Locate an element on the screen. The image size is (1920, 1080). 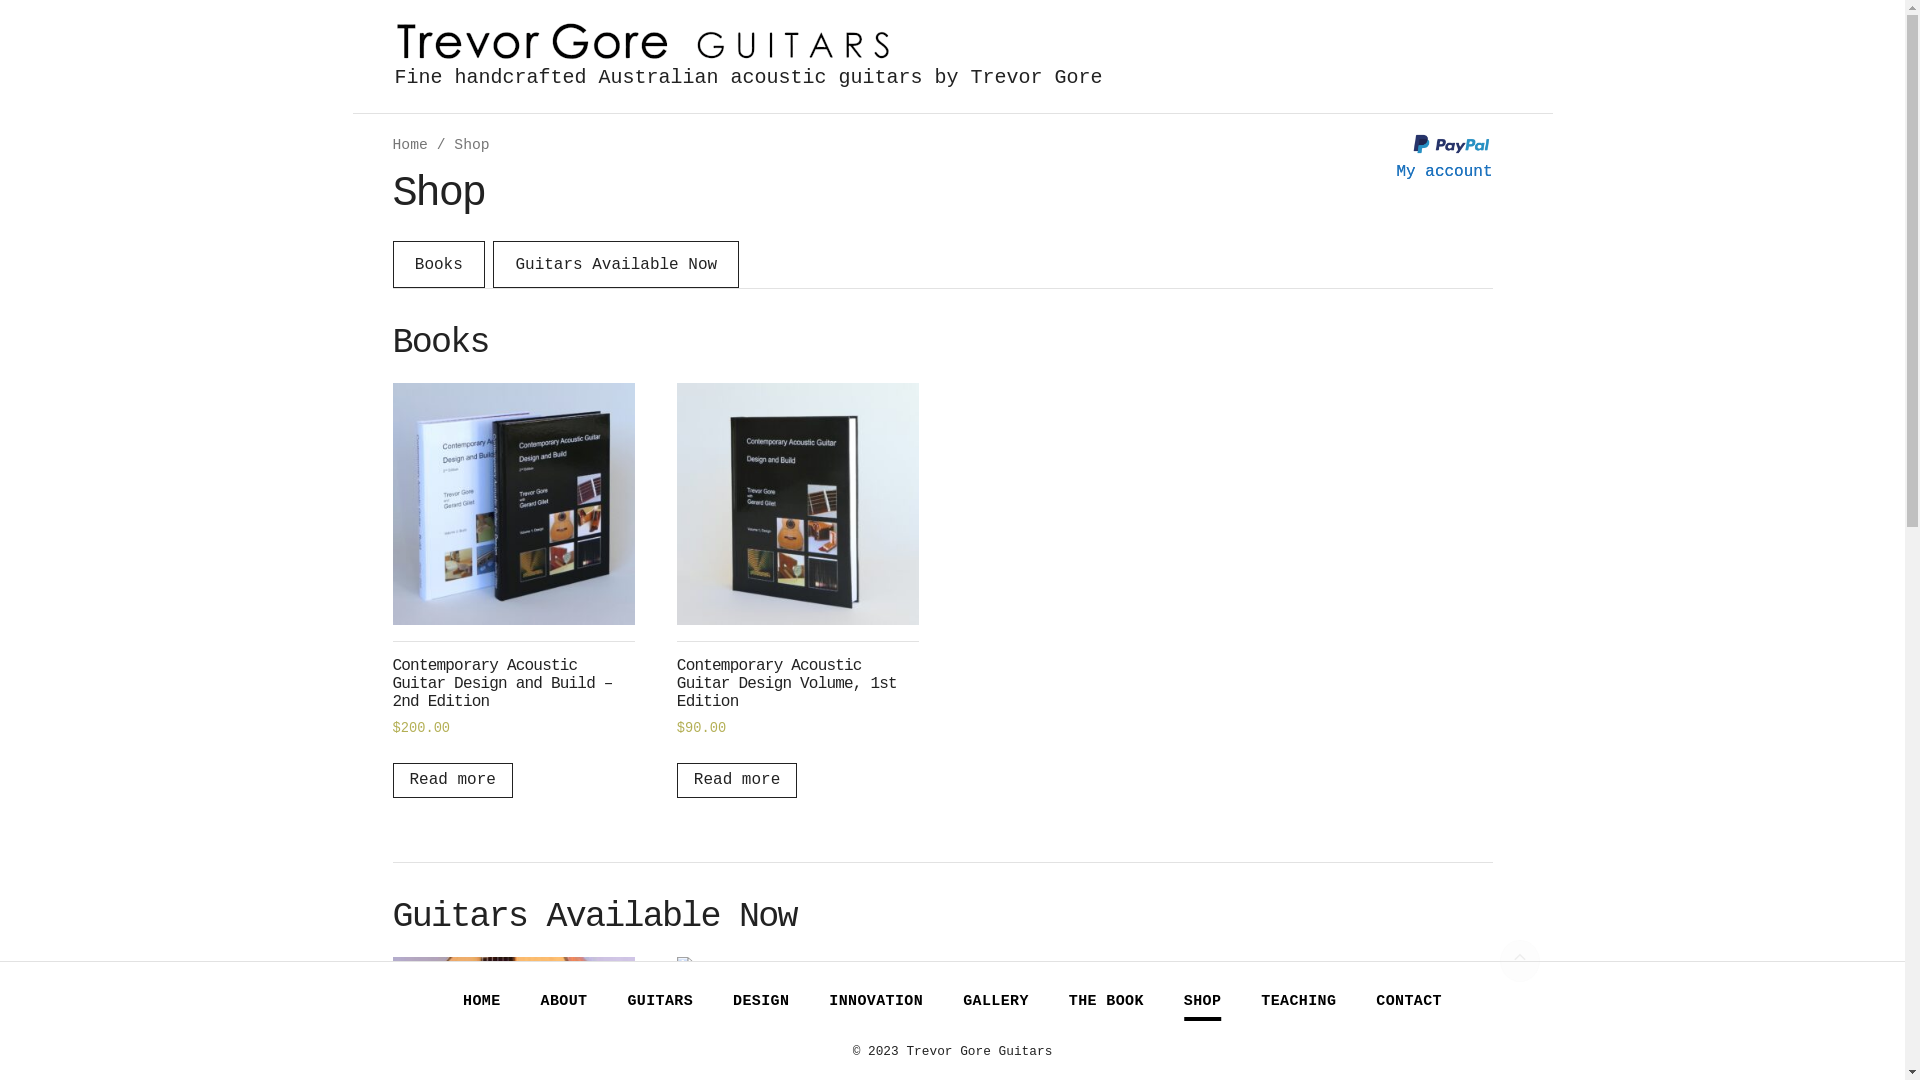
'THE BOOK' is located at coordinates (1105, 1002).